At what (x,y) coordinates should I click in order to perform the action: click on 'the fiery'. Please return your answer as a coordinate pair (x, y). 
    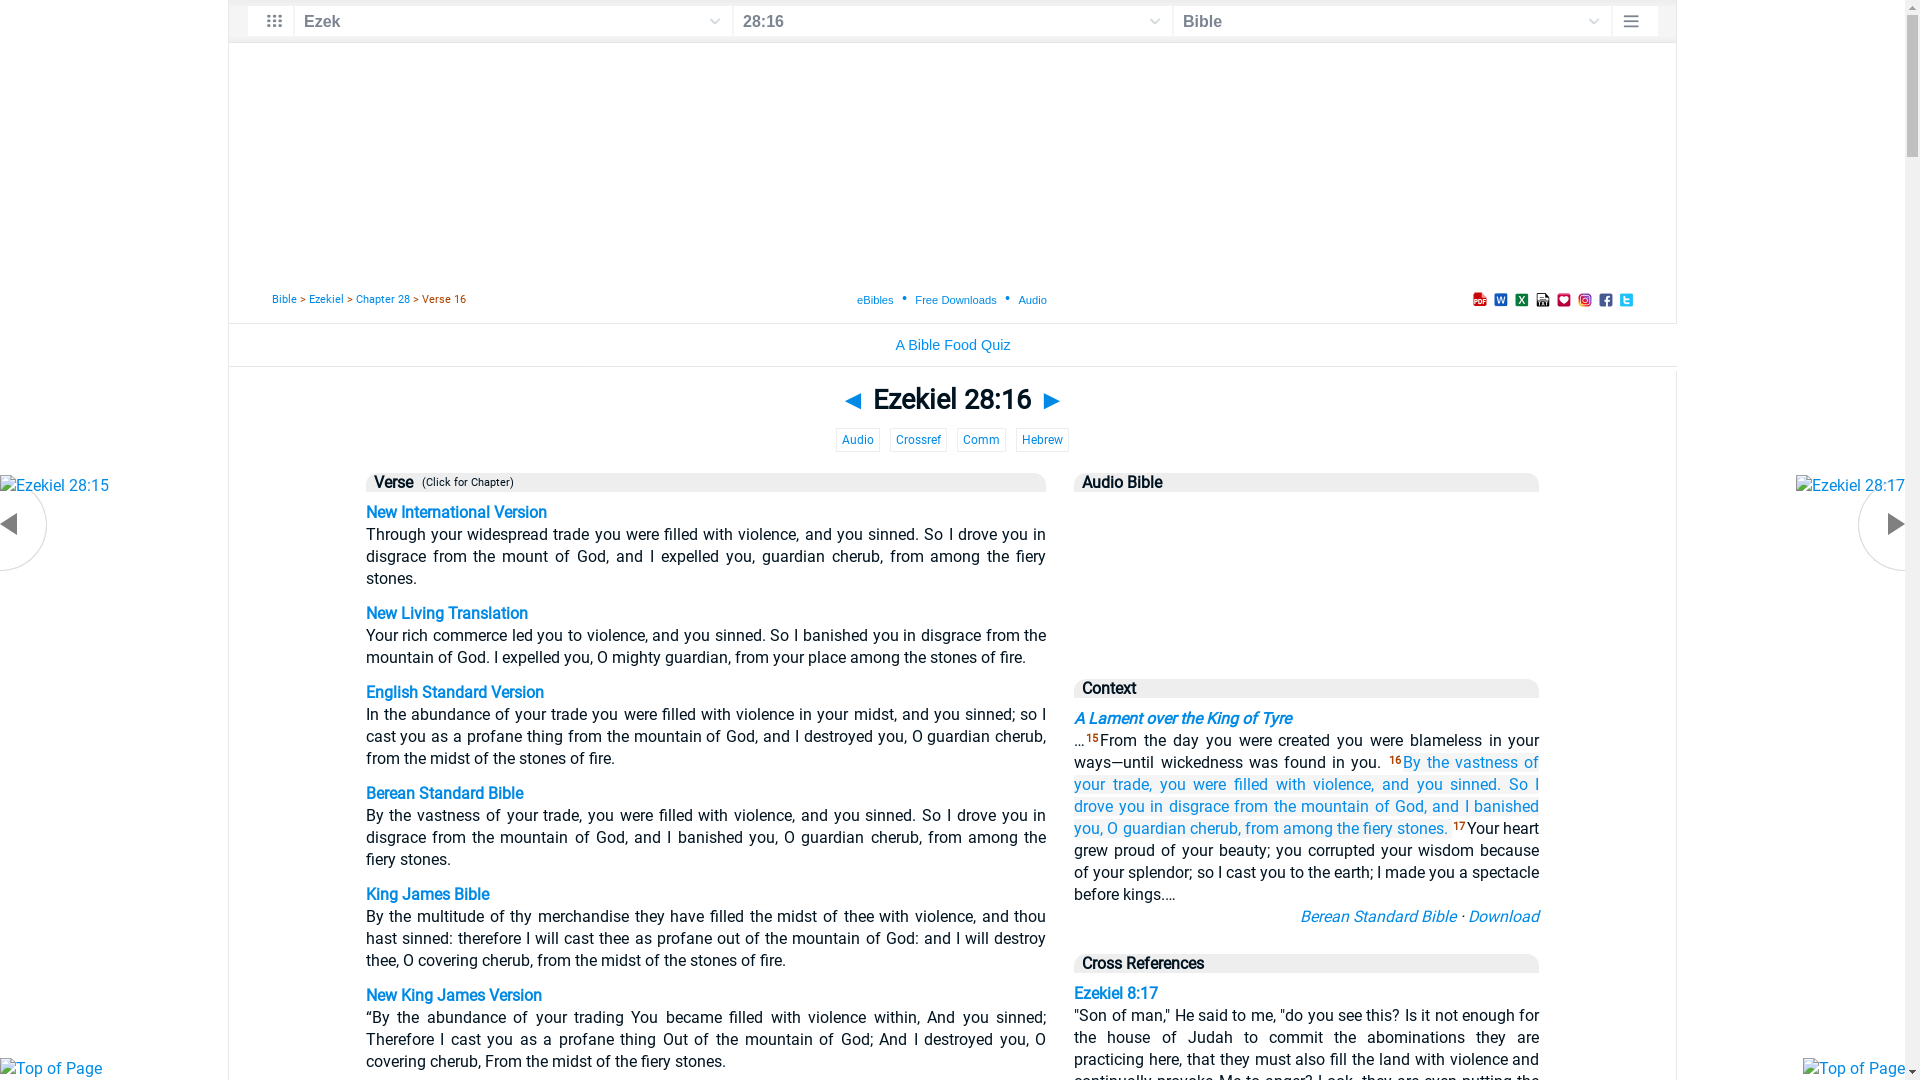
    Looking at the image, I should click on (1363, 828).